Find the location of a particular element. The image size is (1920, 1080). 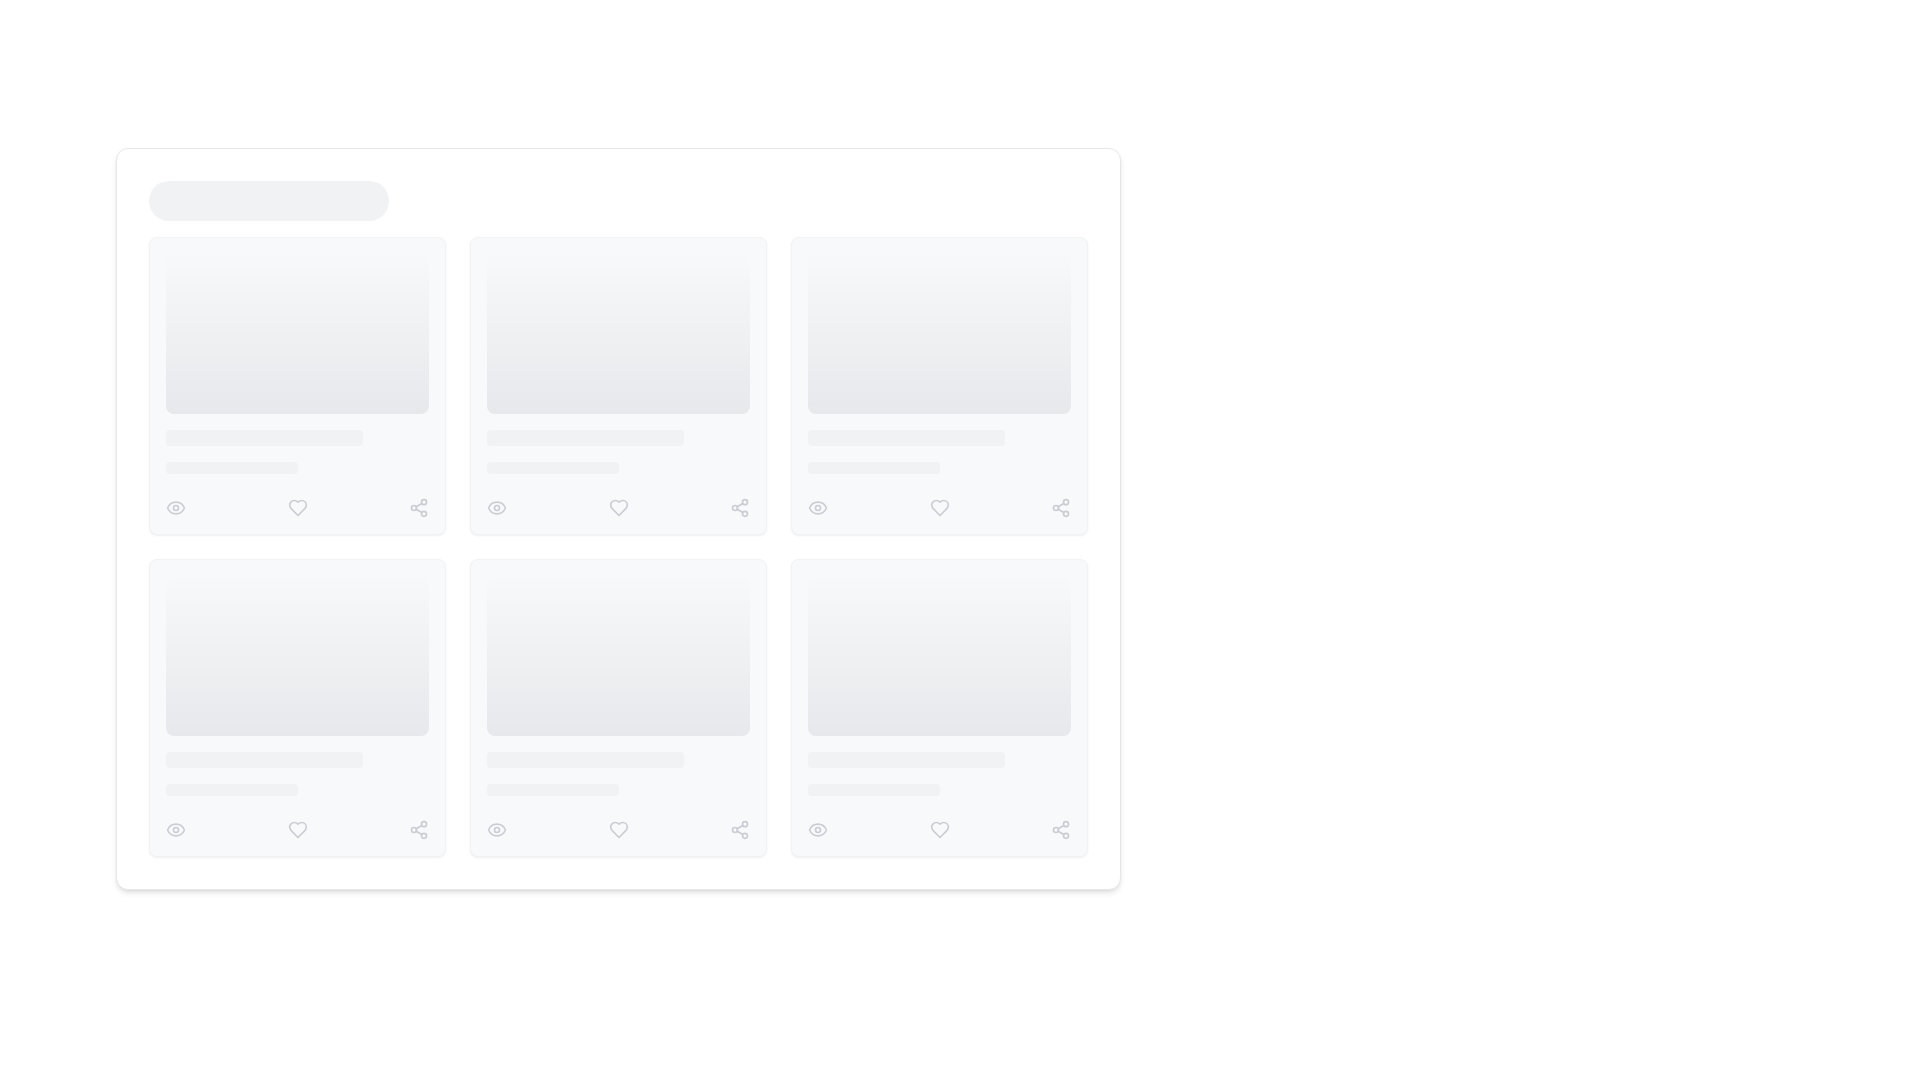

the Content card placeholder in the rightmost column of the top row to interact with its content is located at coordinates (938, 385).